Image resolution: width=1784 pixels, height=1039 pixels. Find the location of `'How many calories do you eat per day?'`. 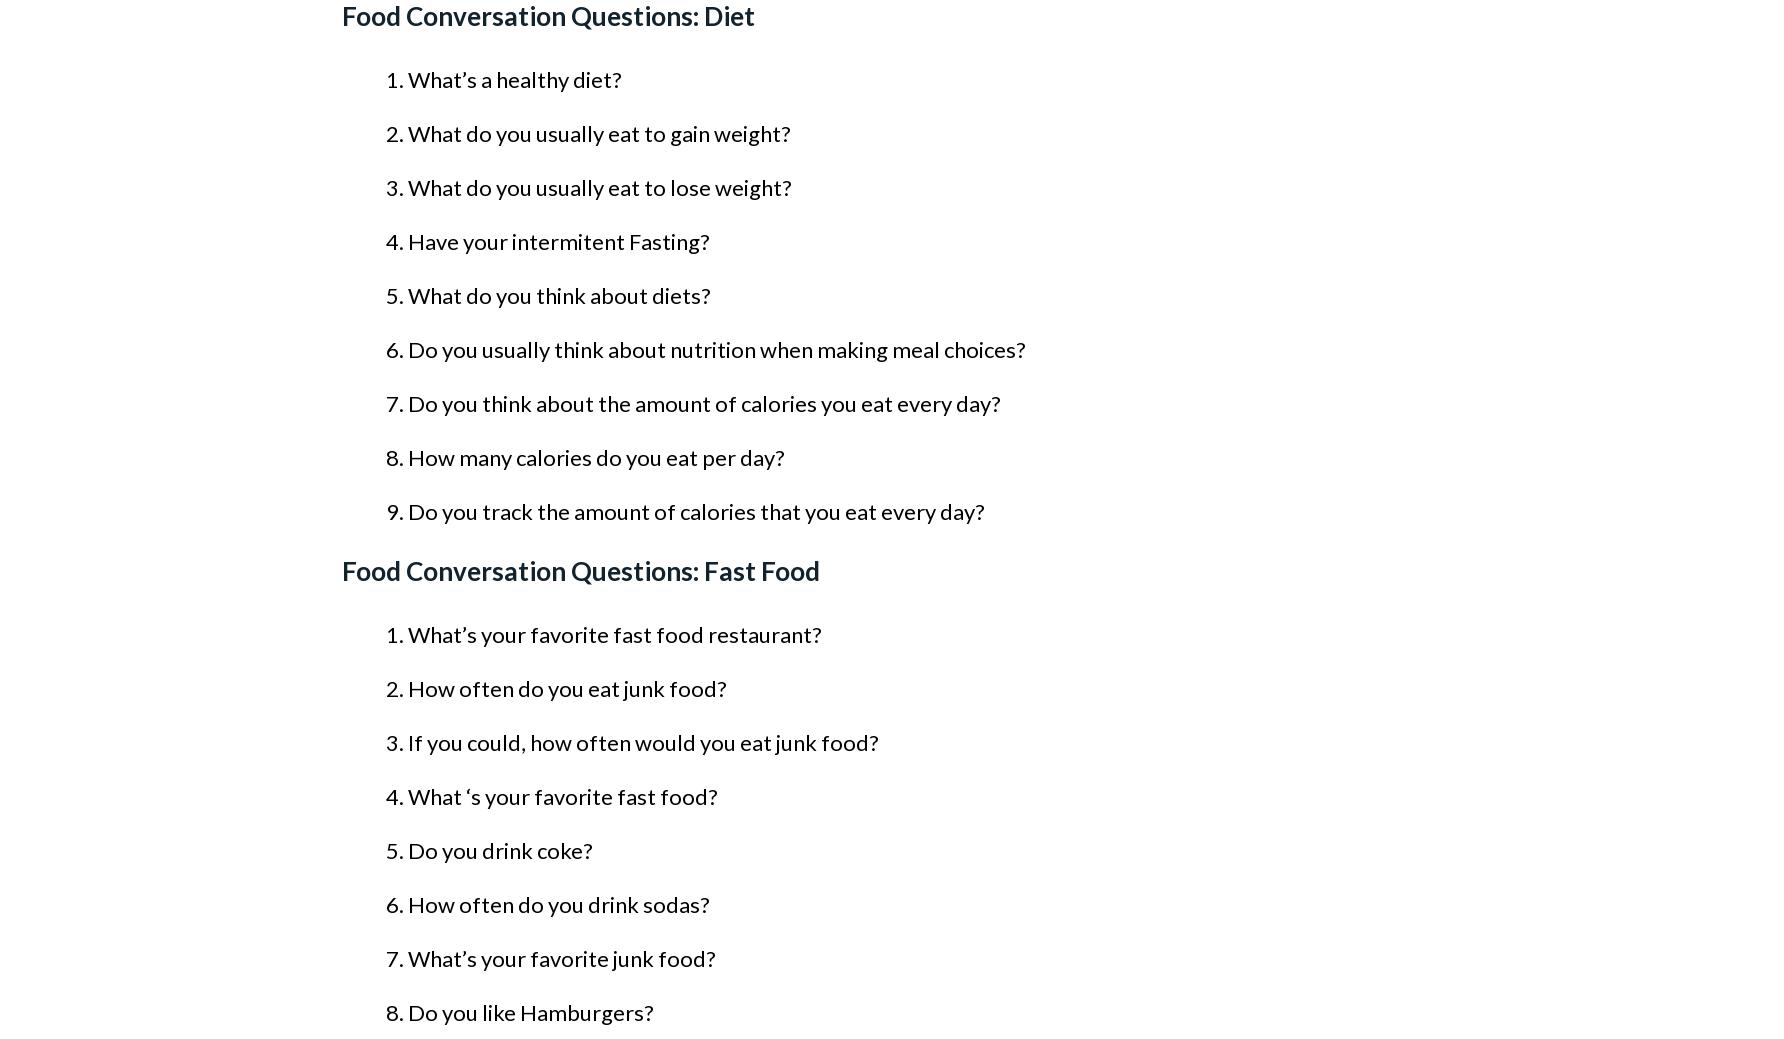

'How many calories do you eat per day?' is located at coordinates (595, 456).